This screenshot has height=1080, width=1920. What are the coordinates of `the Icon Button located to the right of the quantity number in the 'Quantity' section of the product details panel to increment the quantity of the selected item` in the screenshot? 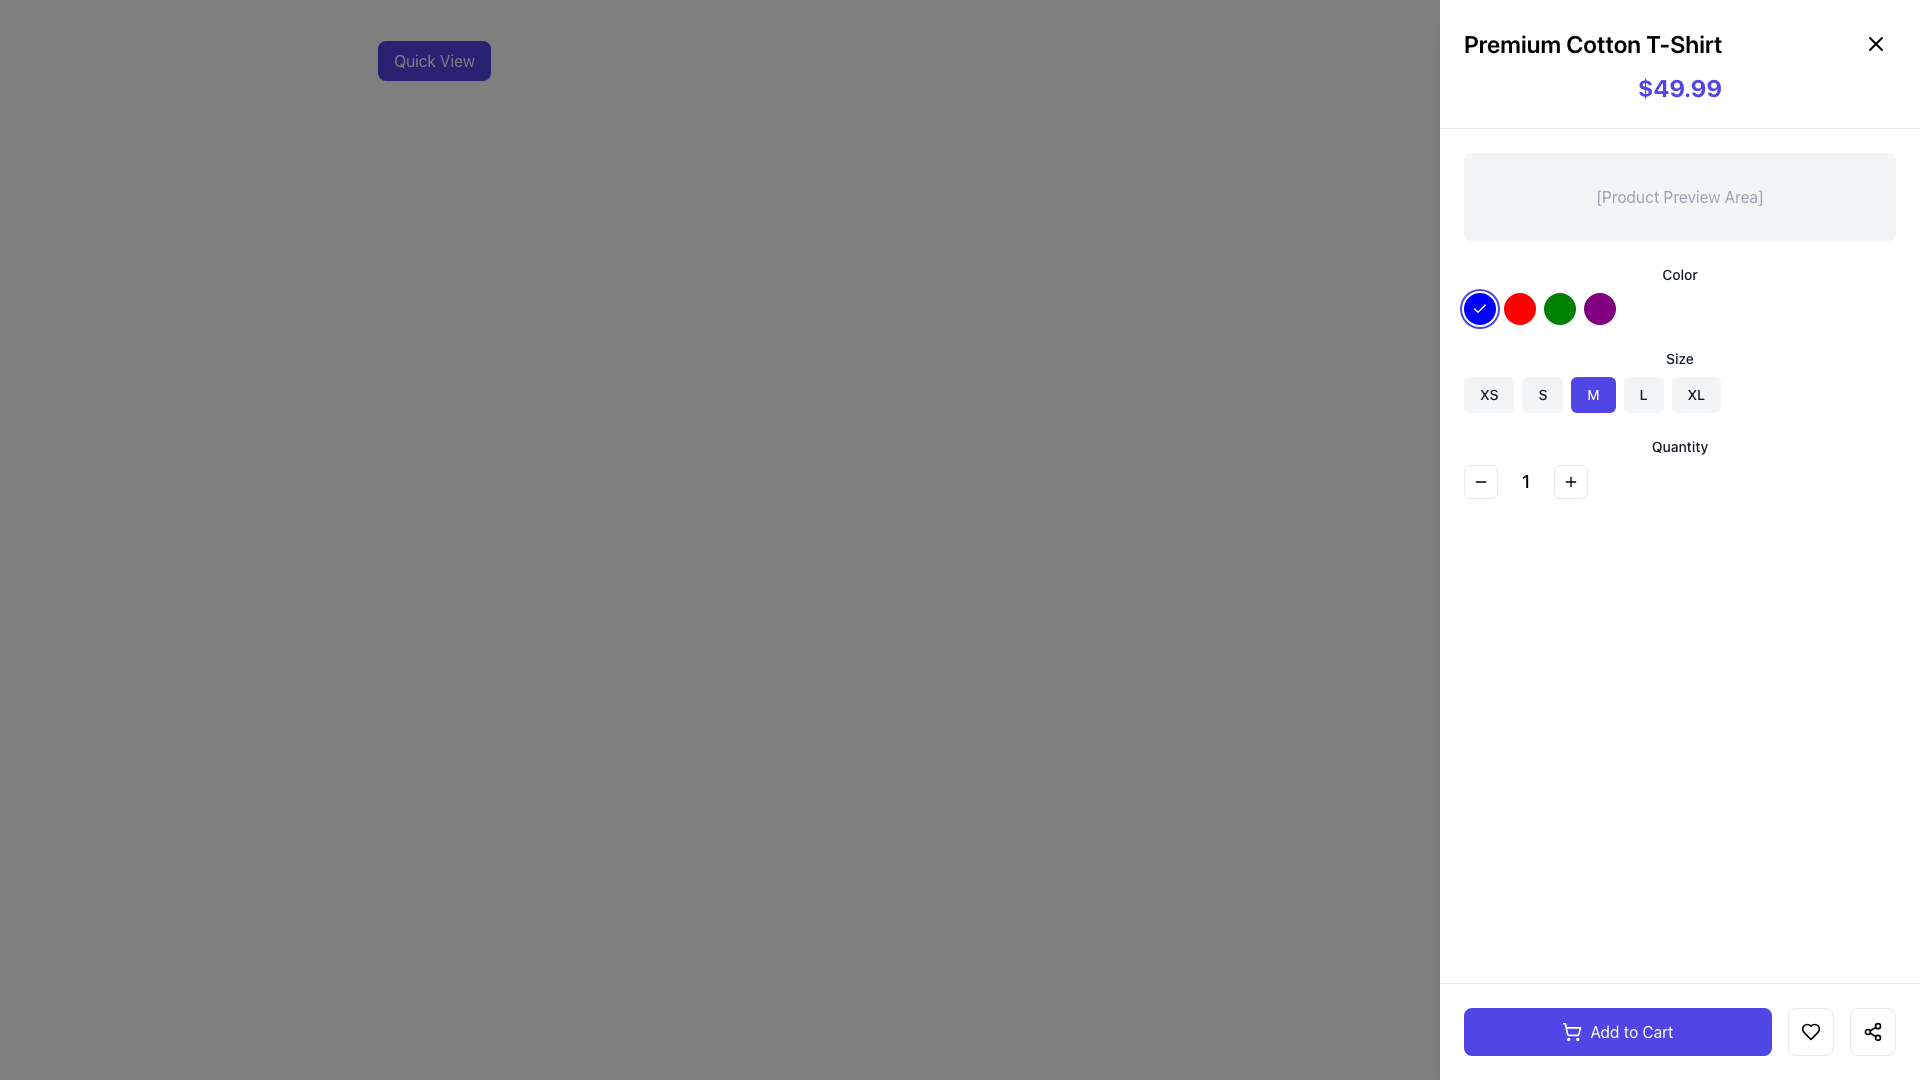 It's located at (1569, 482).